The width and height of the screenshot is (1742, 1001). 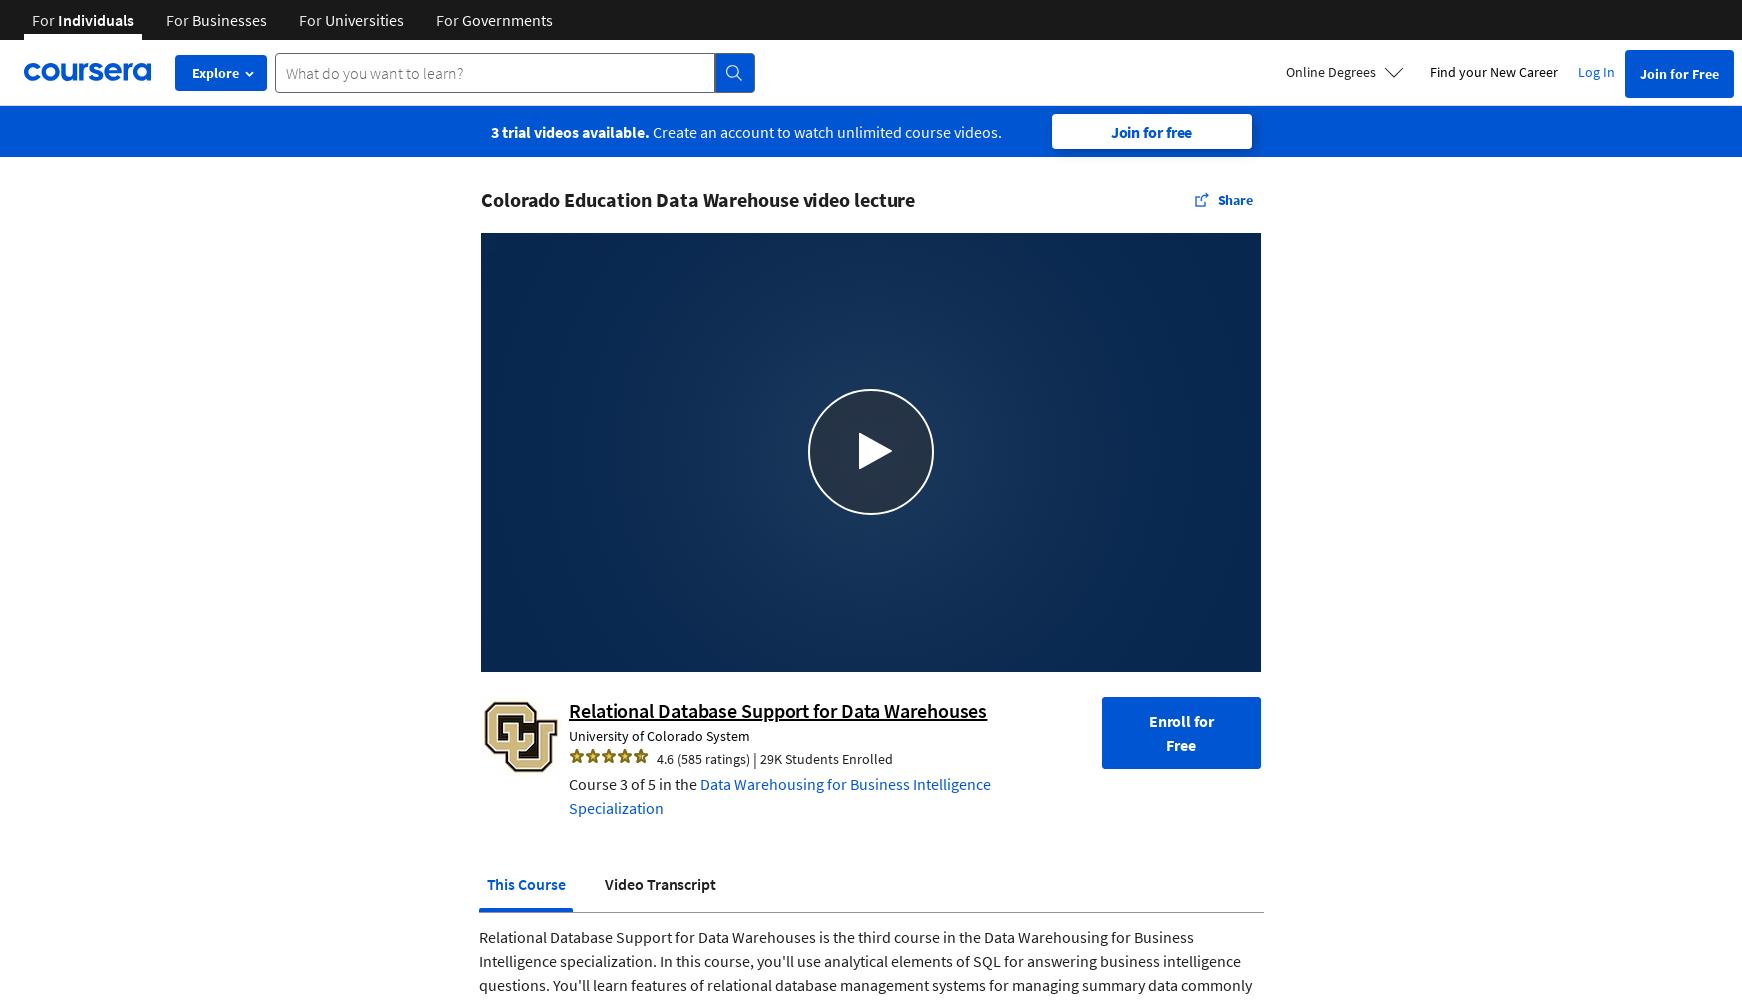 I want to click on 'Course 3 of 5 in the', so click(x=633, y=782).